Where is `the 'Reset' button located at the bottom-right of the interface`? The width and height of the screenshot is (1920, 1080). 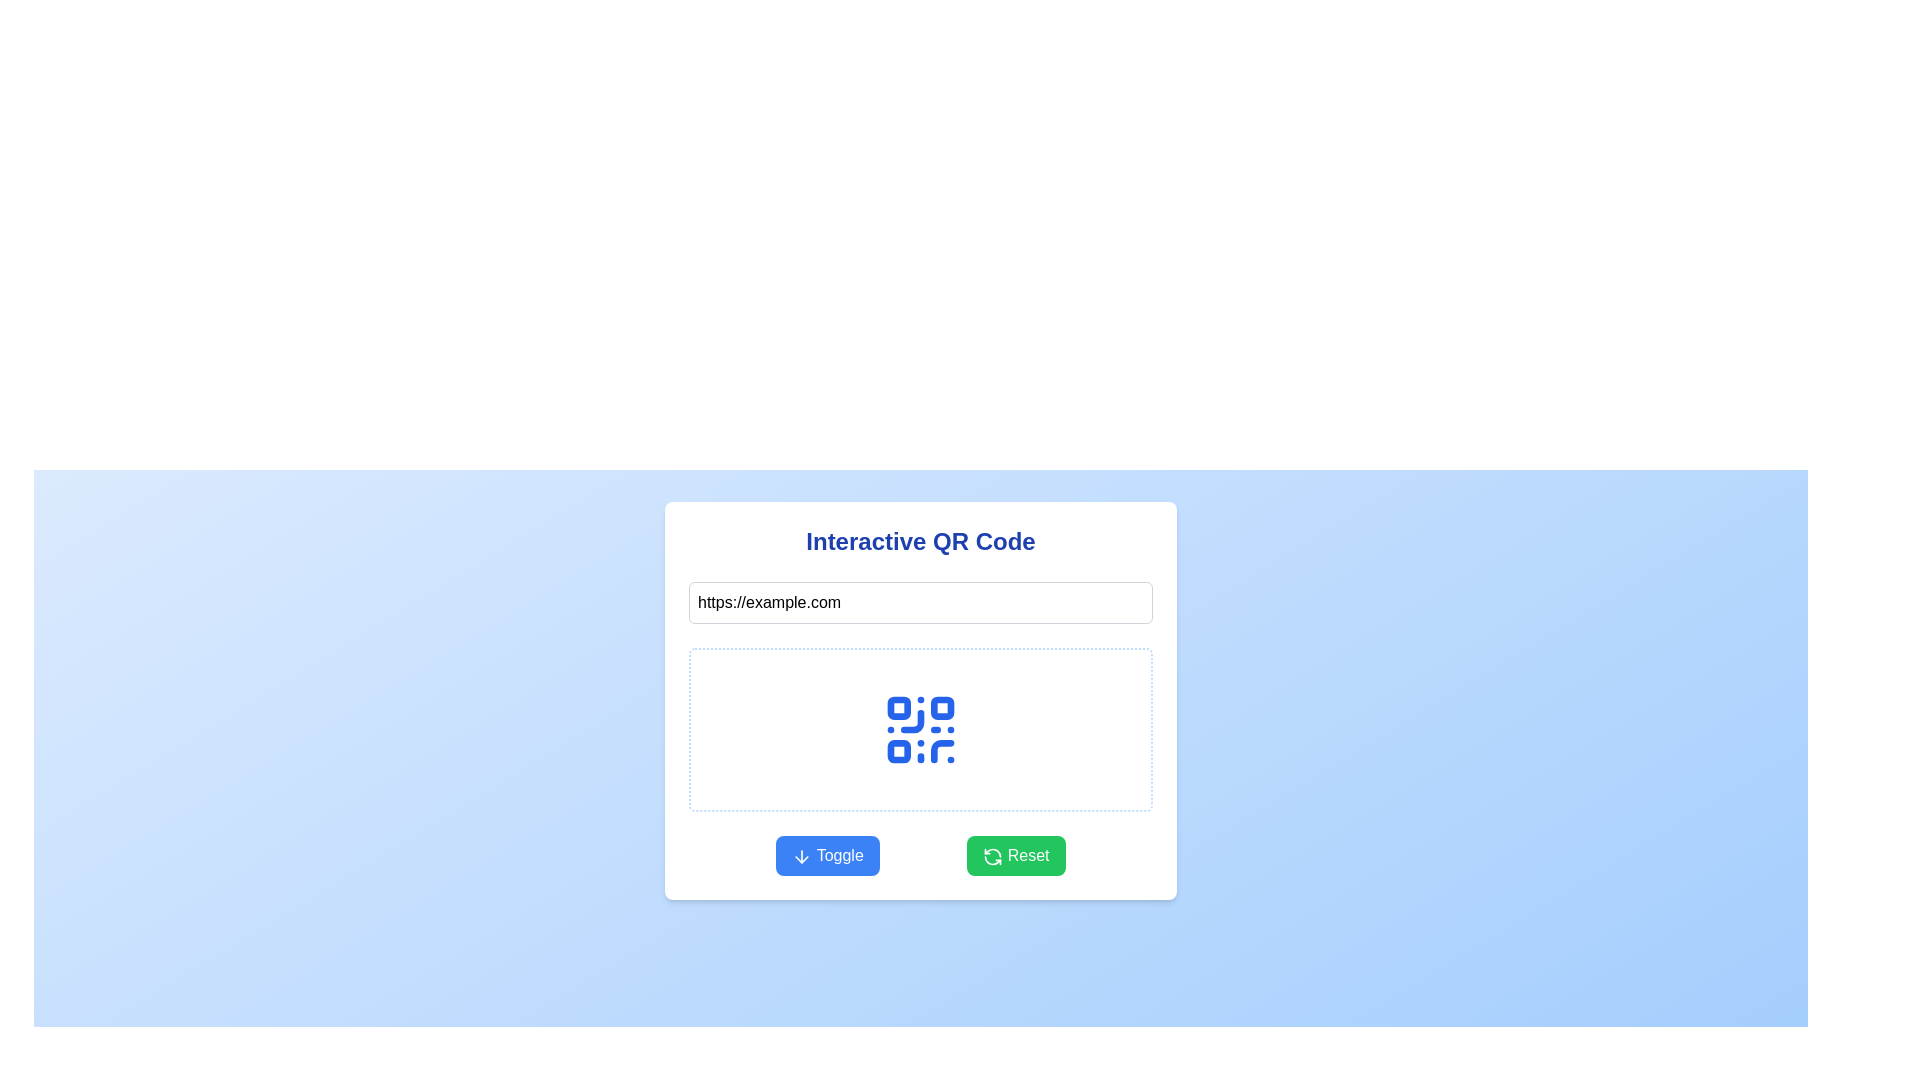
the 'Reset' button located at the bottom-right of the interface is located at coordinates (1016, 855).